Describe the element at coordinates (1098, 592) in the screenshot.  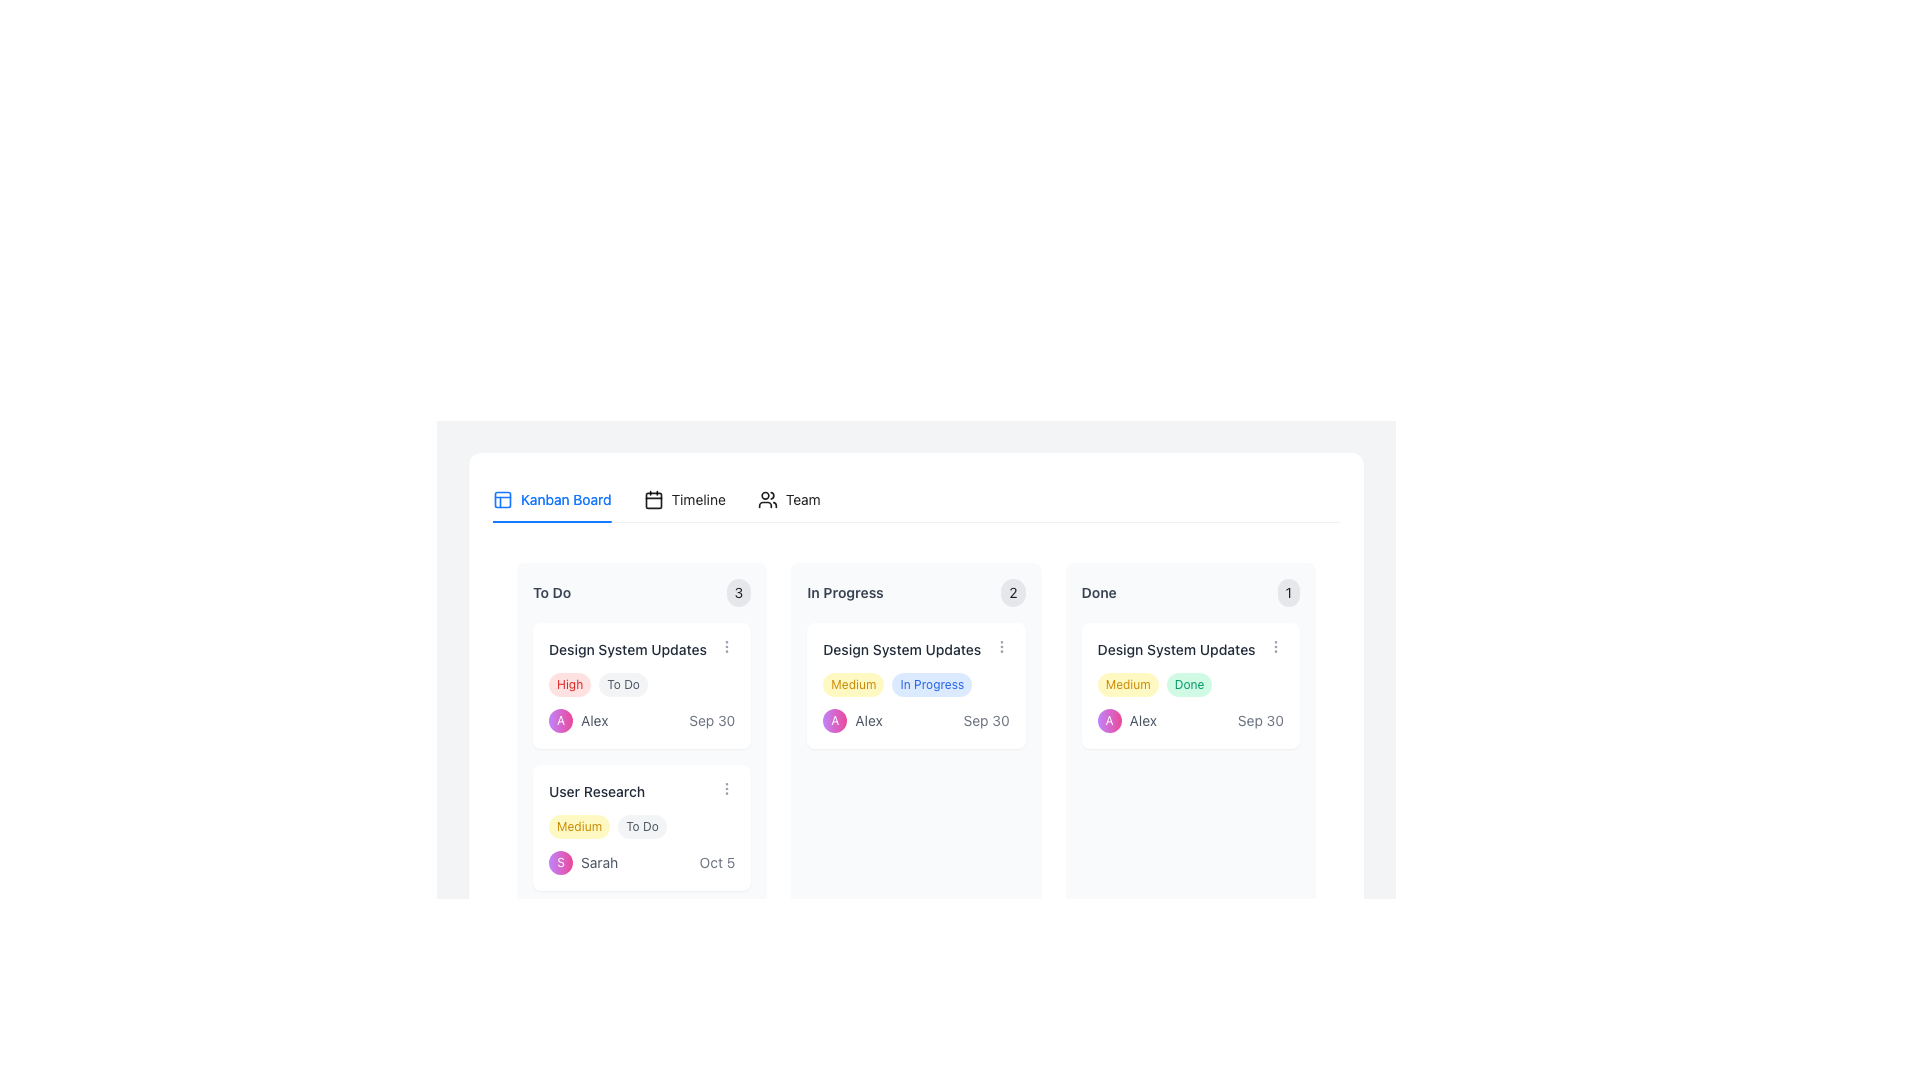
I see `the bold 'Done' text label styled in dark gray, located in the top-right corner of the card in the 'Done' category list` at that location.